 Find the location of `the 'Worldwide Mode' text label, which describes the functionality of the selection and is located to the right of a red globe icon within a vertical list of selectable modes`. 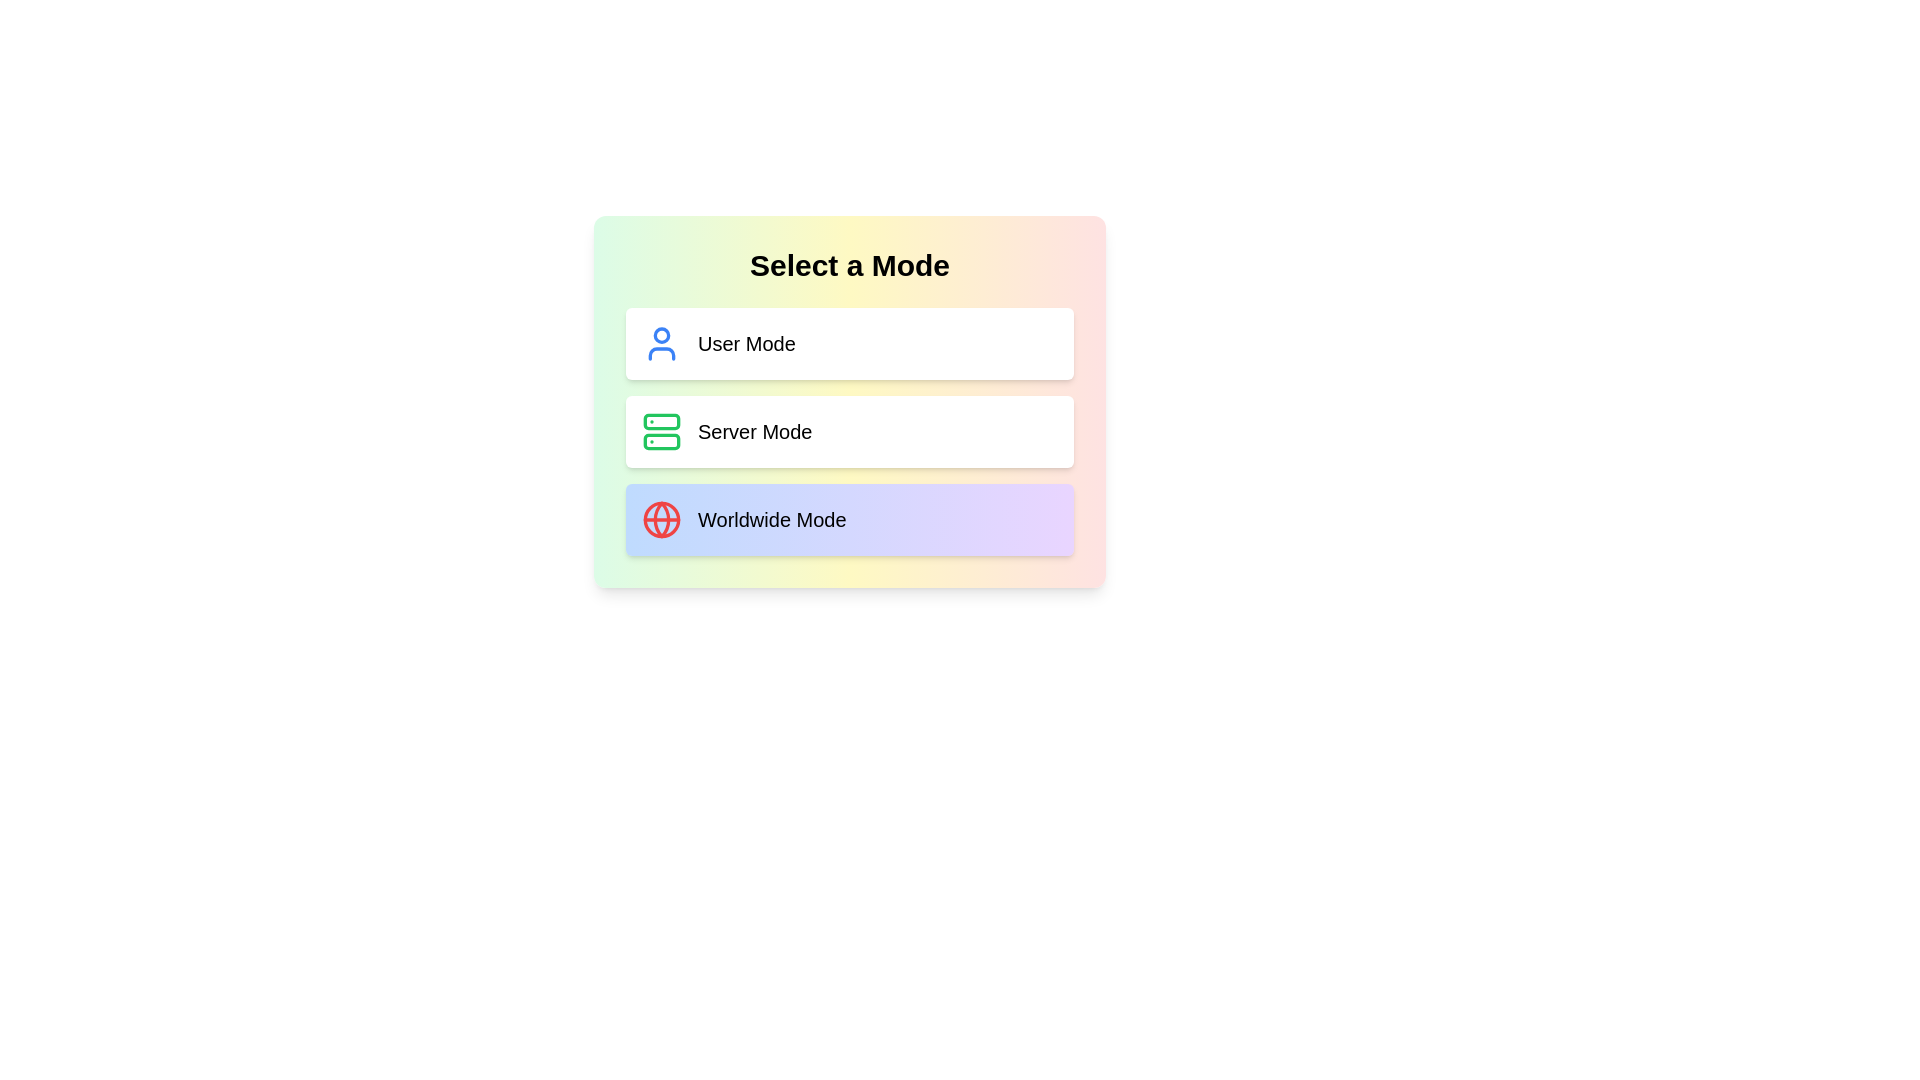

the 'Worldwide Mode' text label, which describes the functionality of the selection and is located to the right of a red globe icon within a vertical list of selectable modes is located at coordinates (771, 519).